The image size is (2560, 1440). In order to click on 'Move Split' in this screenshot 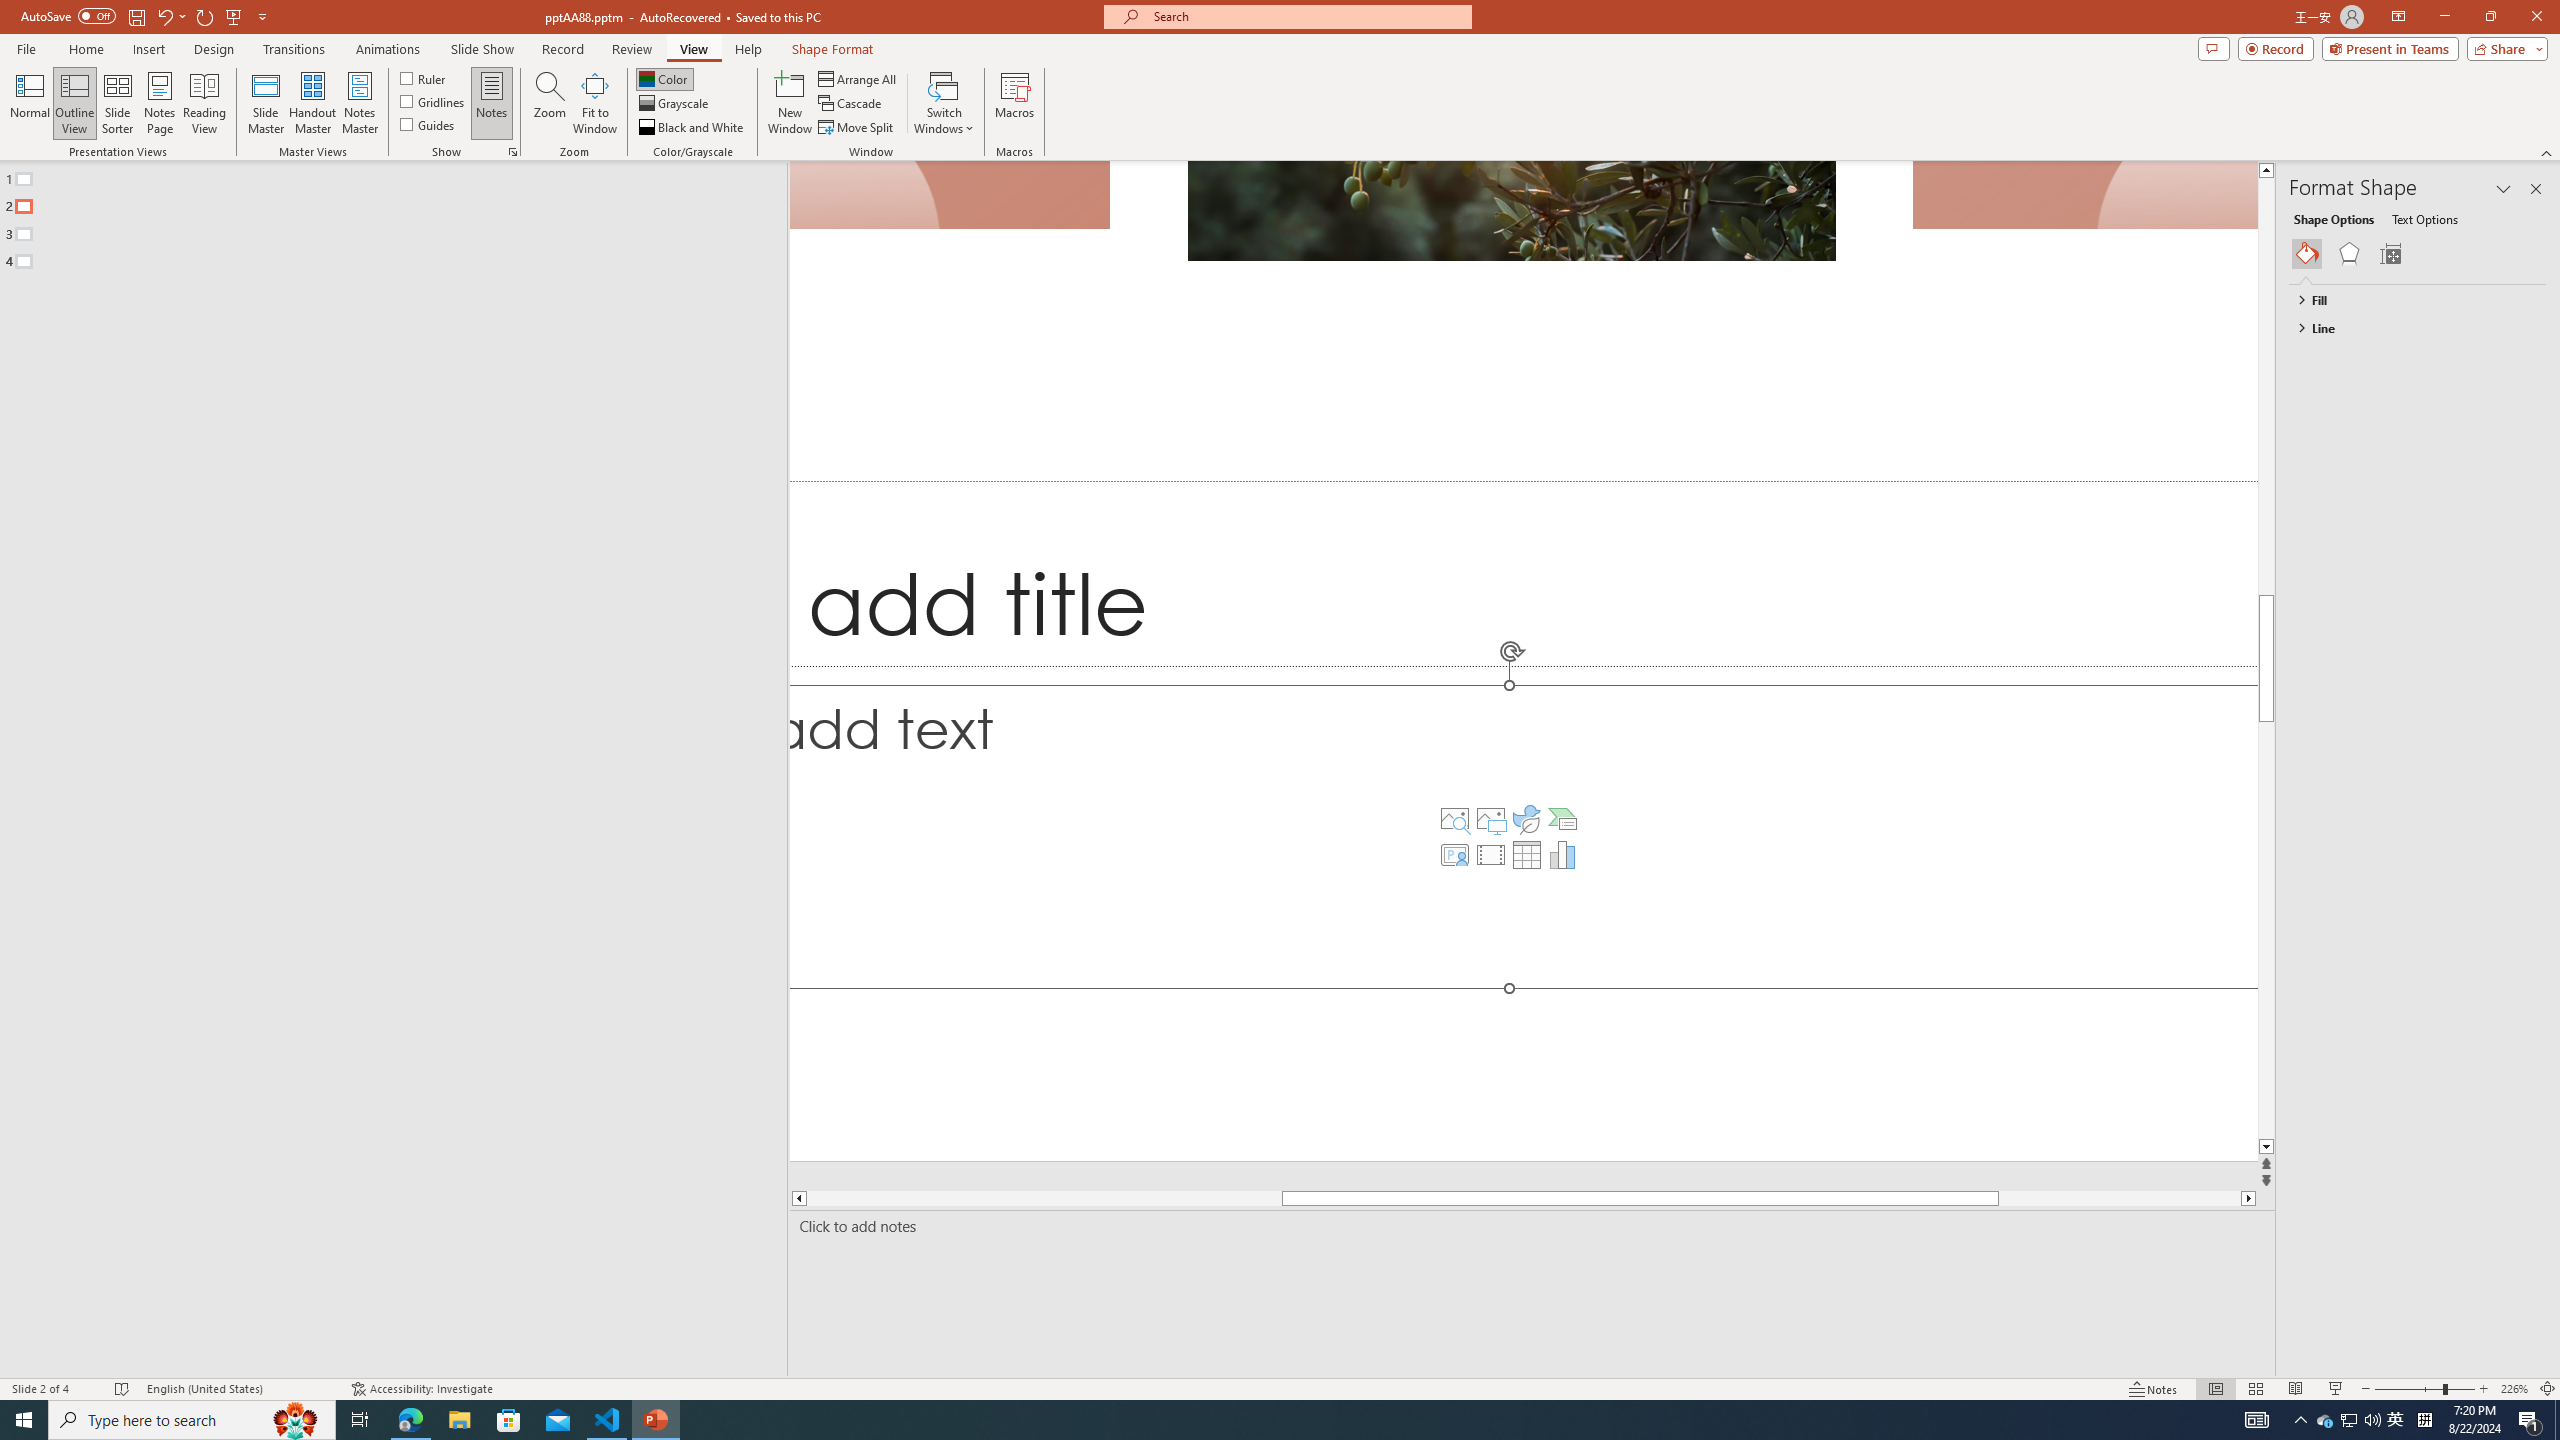, I will do `click(856, 127)`.